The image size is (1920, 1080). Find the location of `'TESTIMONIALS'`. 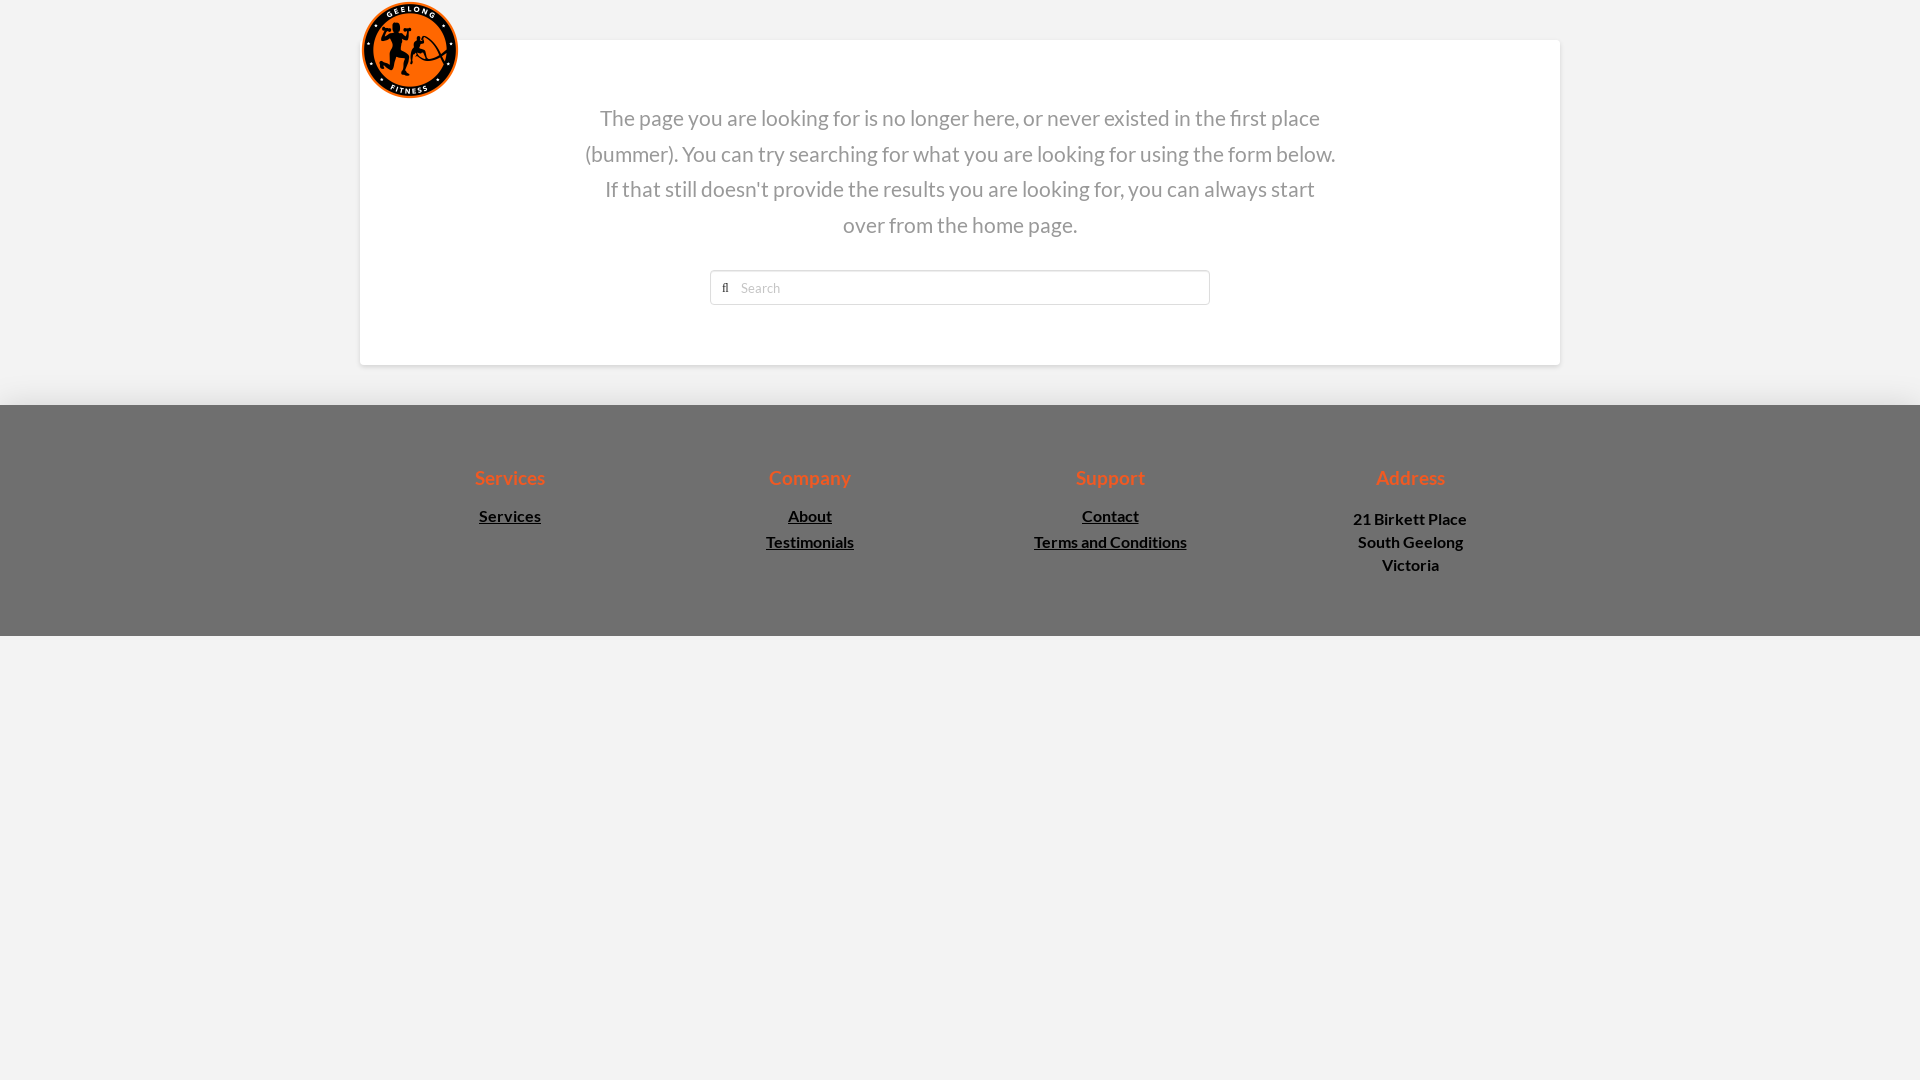

'TESTIMONIALS' is located at coordinates (1296, 49).